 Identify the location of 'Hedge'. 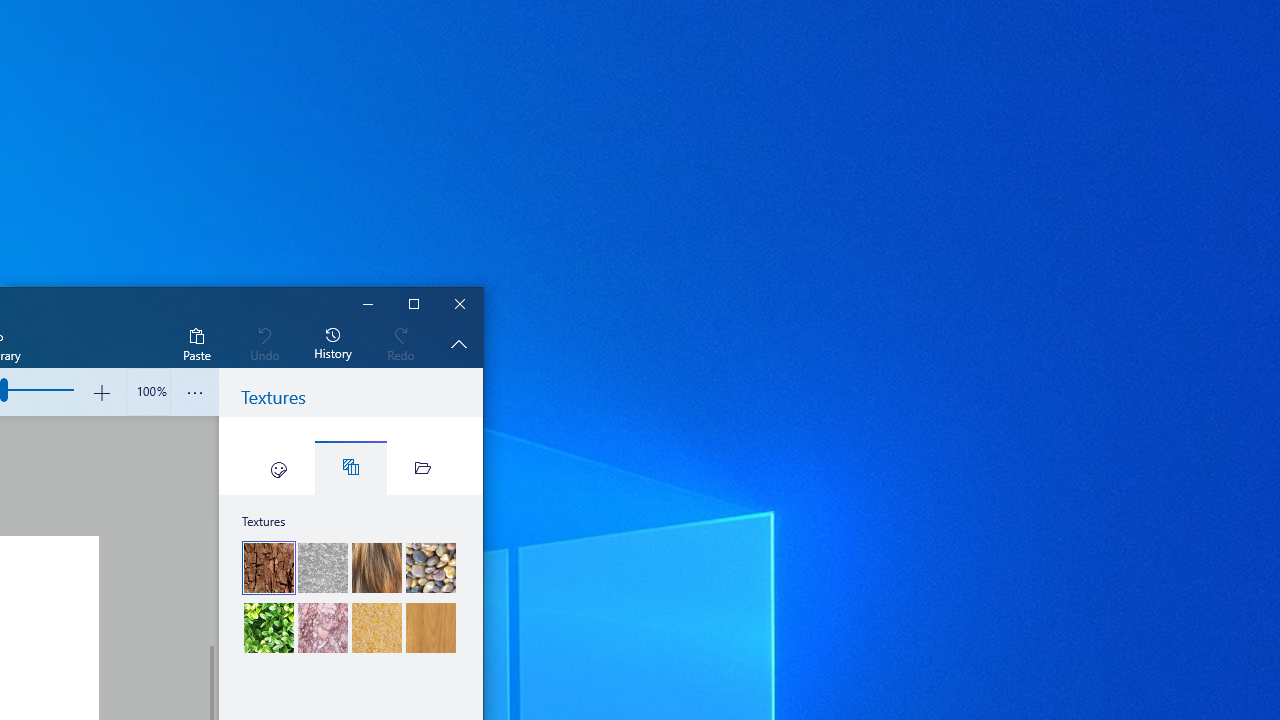
(268, 627).